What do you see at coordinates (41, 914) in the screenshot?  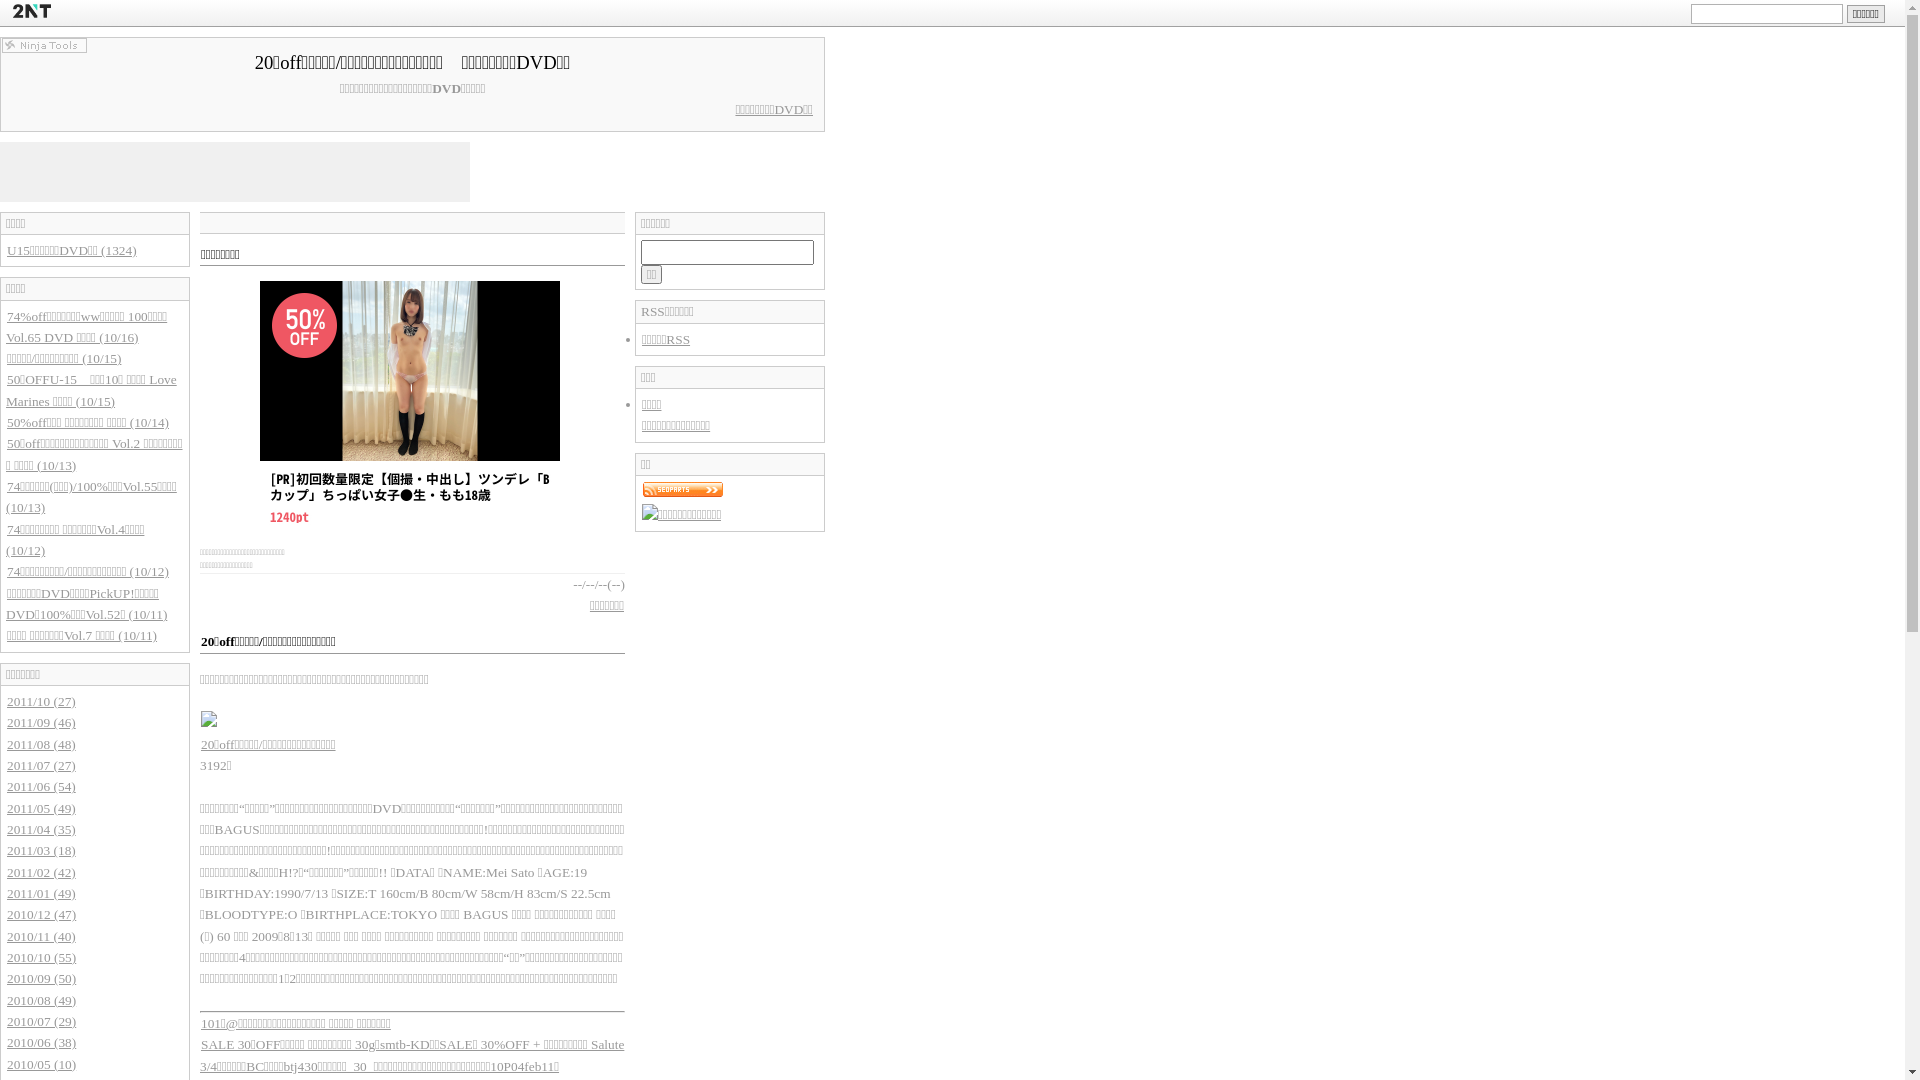 I see `'2010/12 (47)'` at bounding box center [41, 914].